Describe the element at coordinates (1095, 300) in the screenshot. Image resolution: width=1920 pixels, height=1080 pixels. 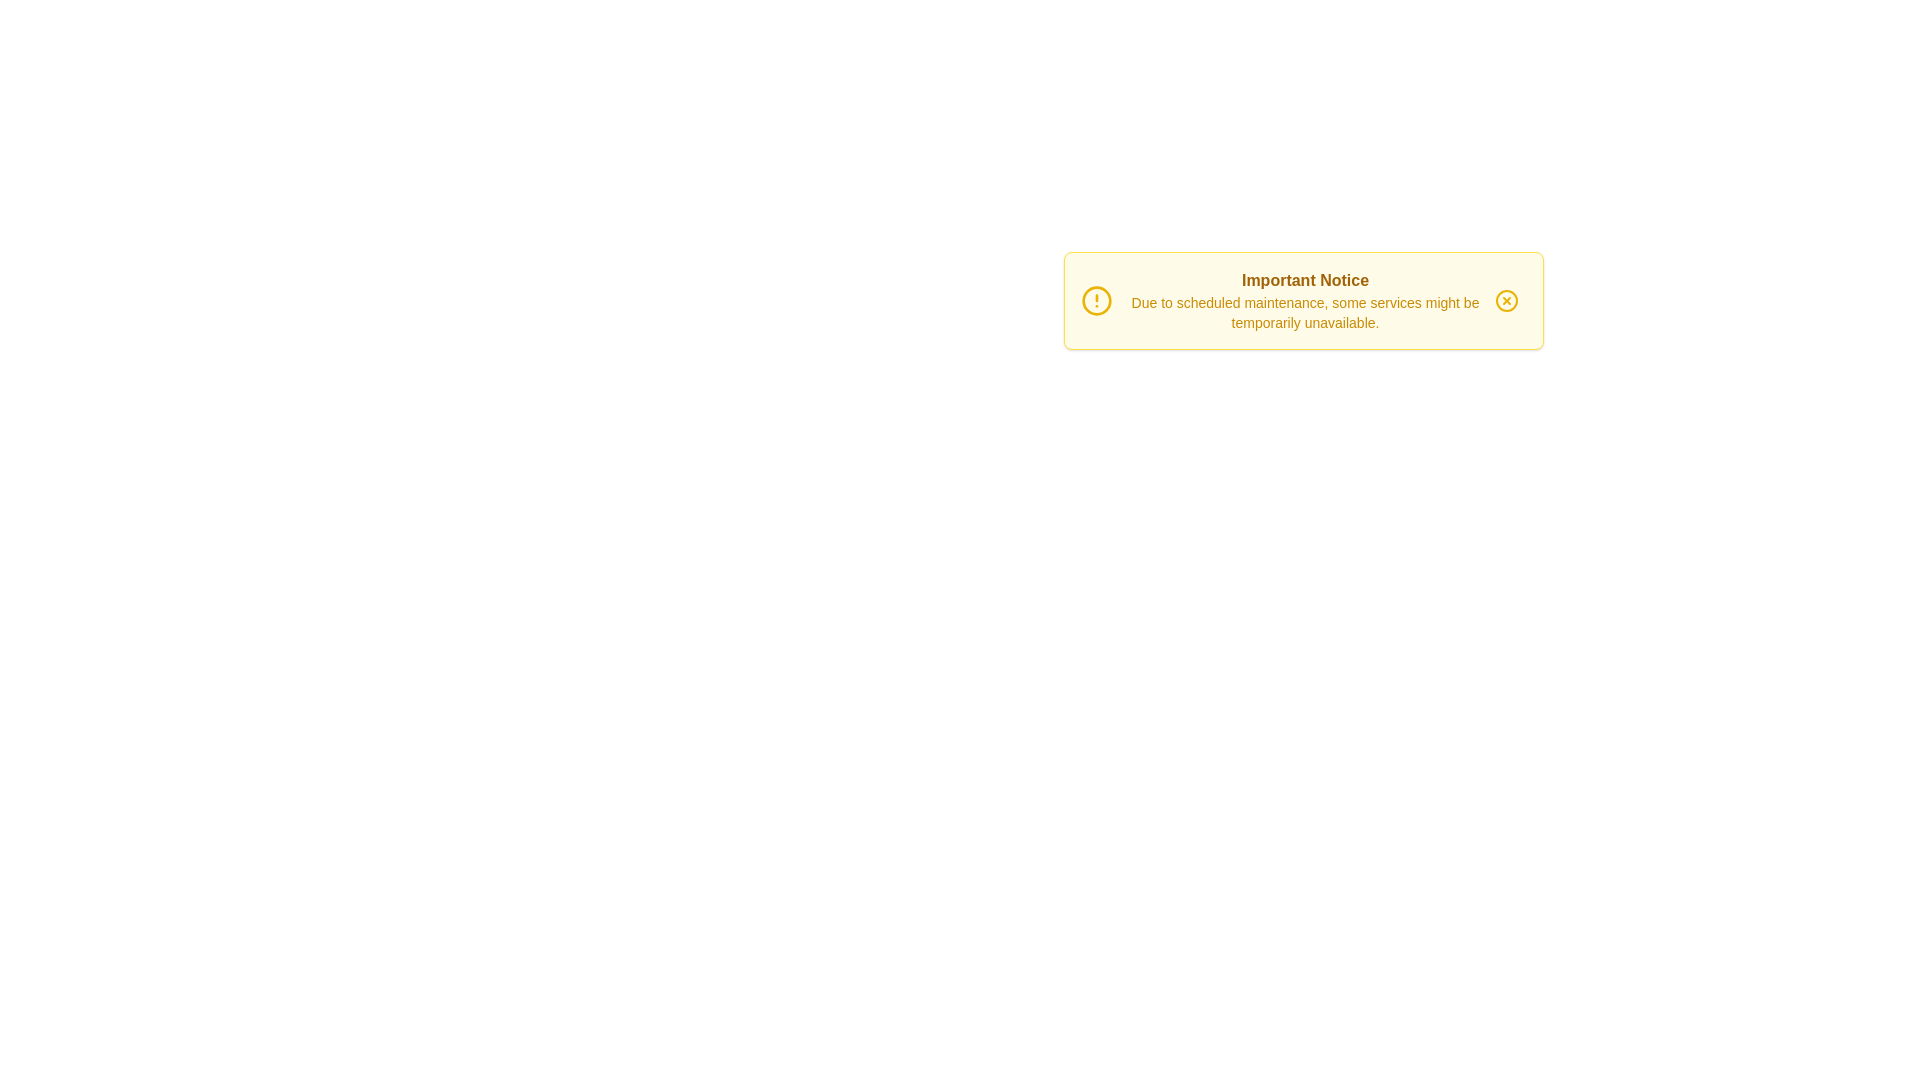
I see `the alert icon next to the title` at that location.